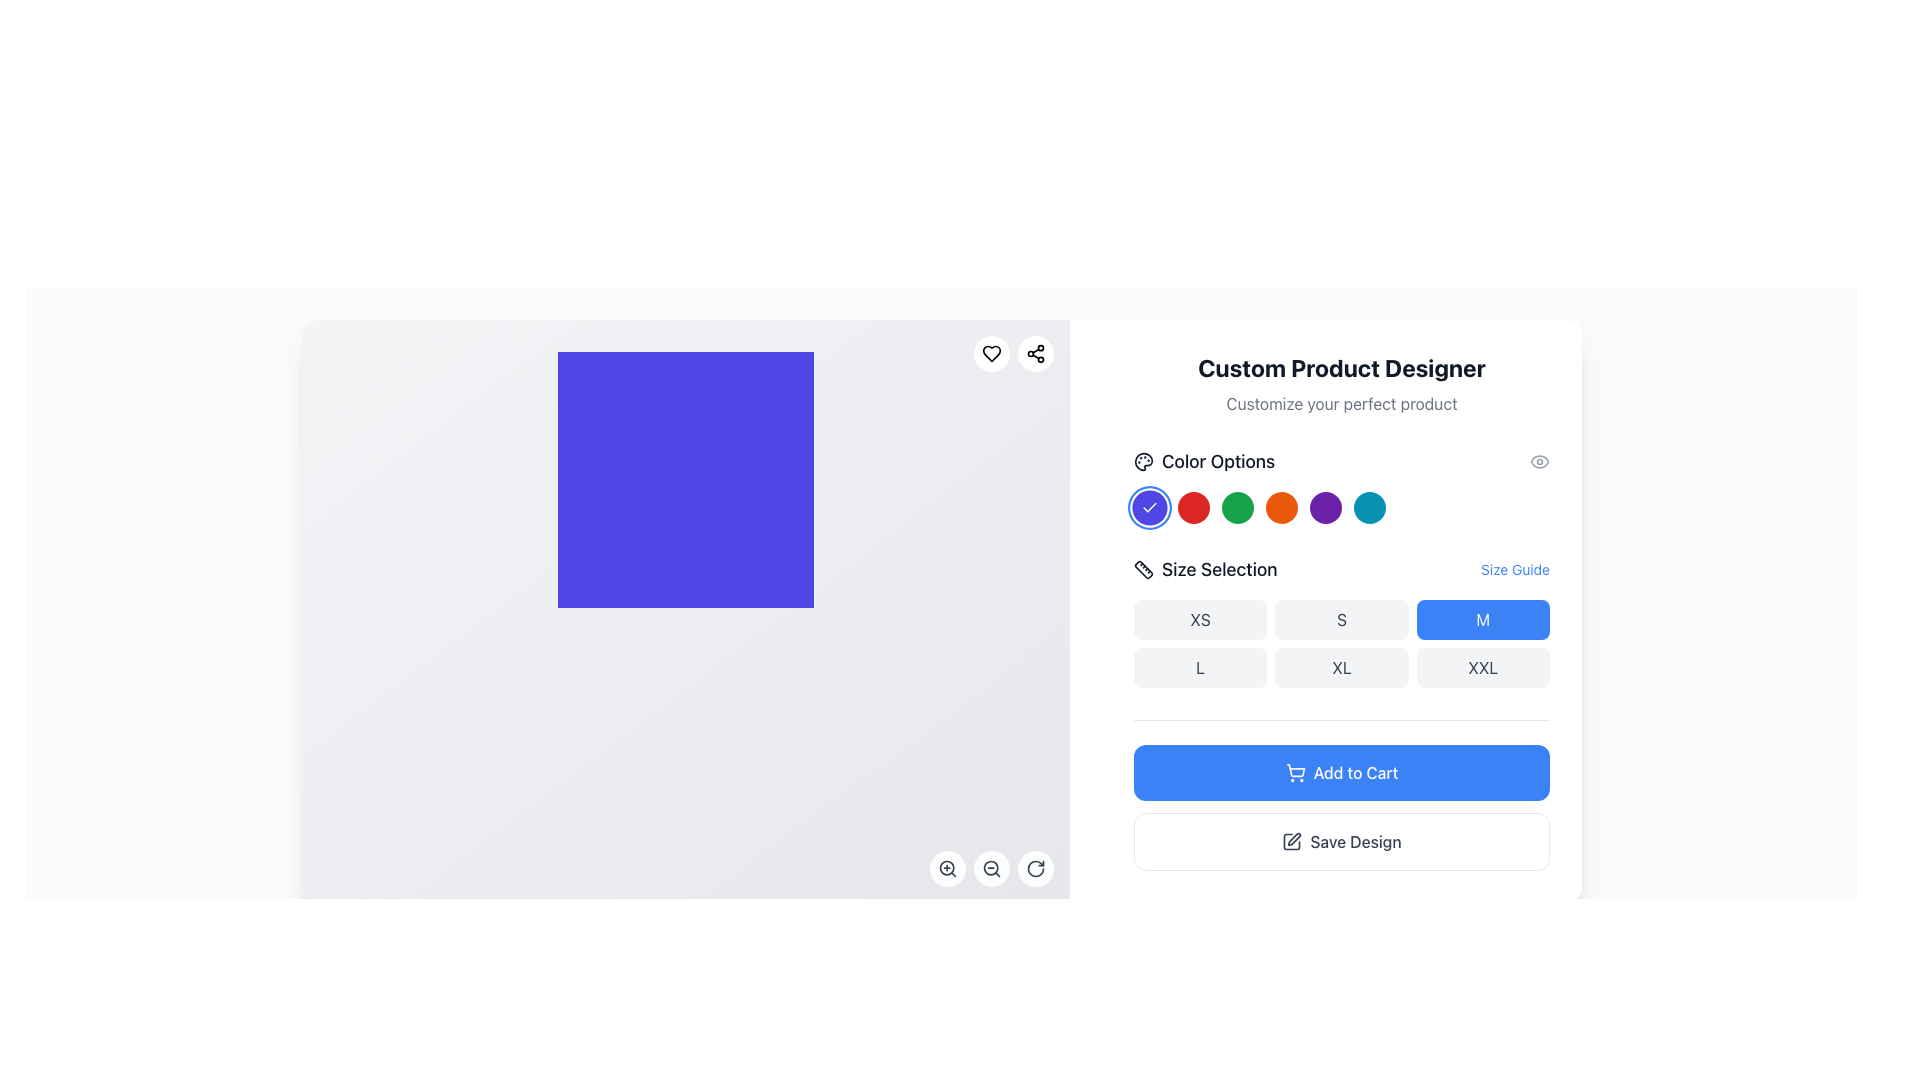 The height and width of the screenshot is (1080, 1920). I want to click on descriptive text fragment that reads 'Customize your perfect product.' which is located directly below the main heading 'Custom Product Designer' in the right-hand column of the interface, so click(1342, 404).